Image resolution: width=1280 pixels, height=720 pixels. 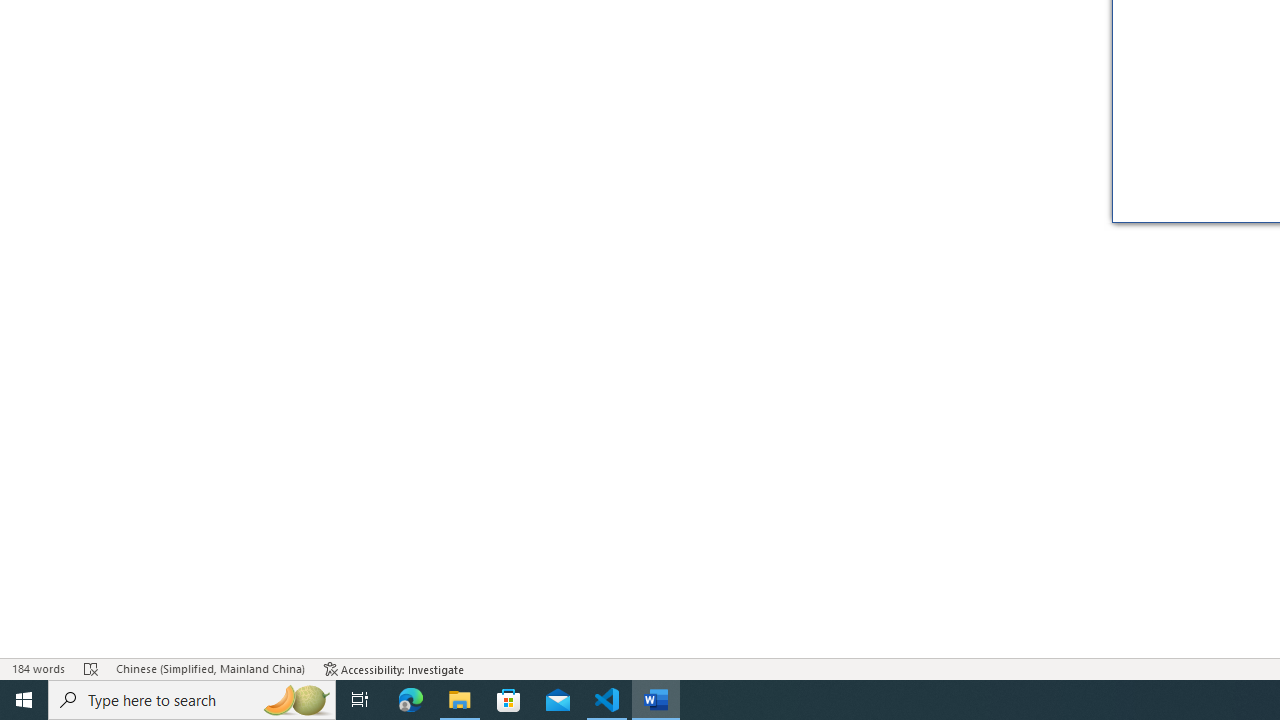 I want to click on 'Task View', so click(x=359, y=698).